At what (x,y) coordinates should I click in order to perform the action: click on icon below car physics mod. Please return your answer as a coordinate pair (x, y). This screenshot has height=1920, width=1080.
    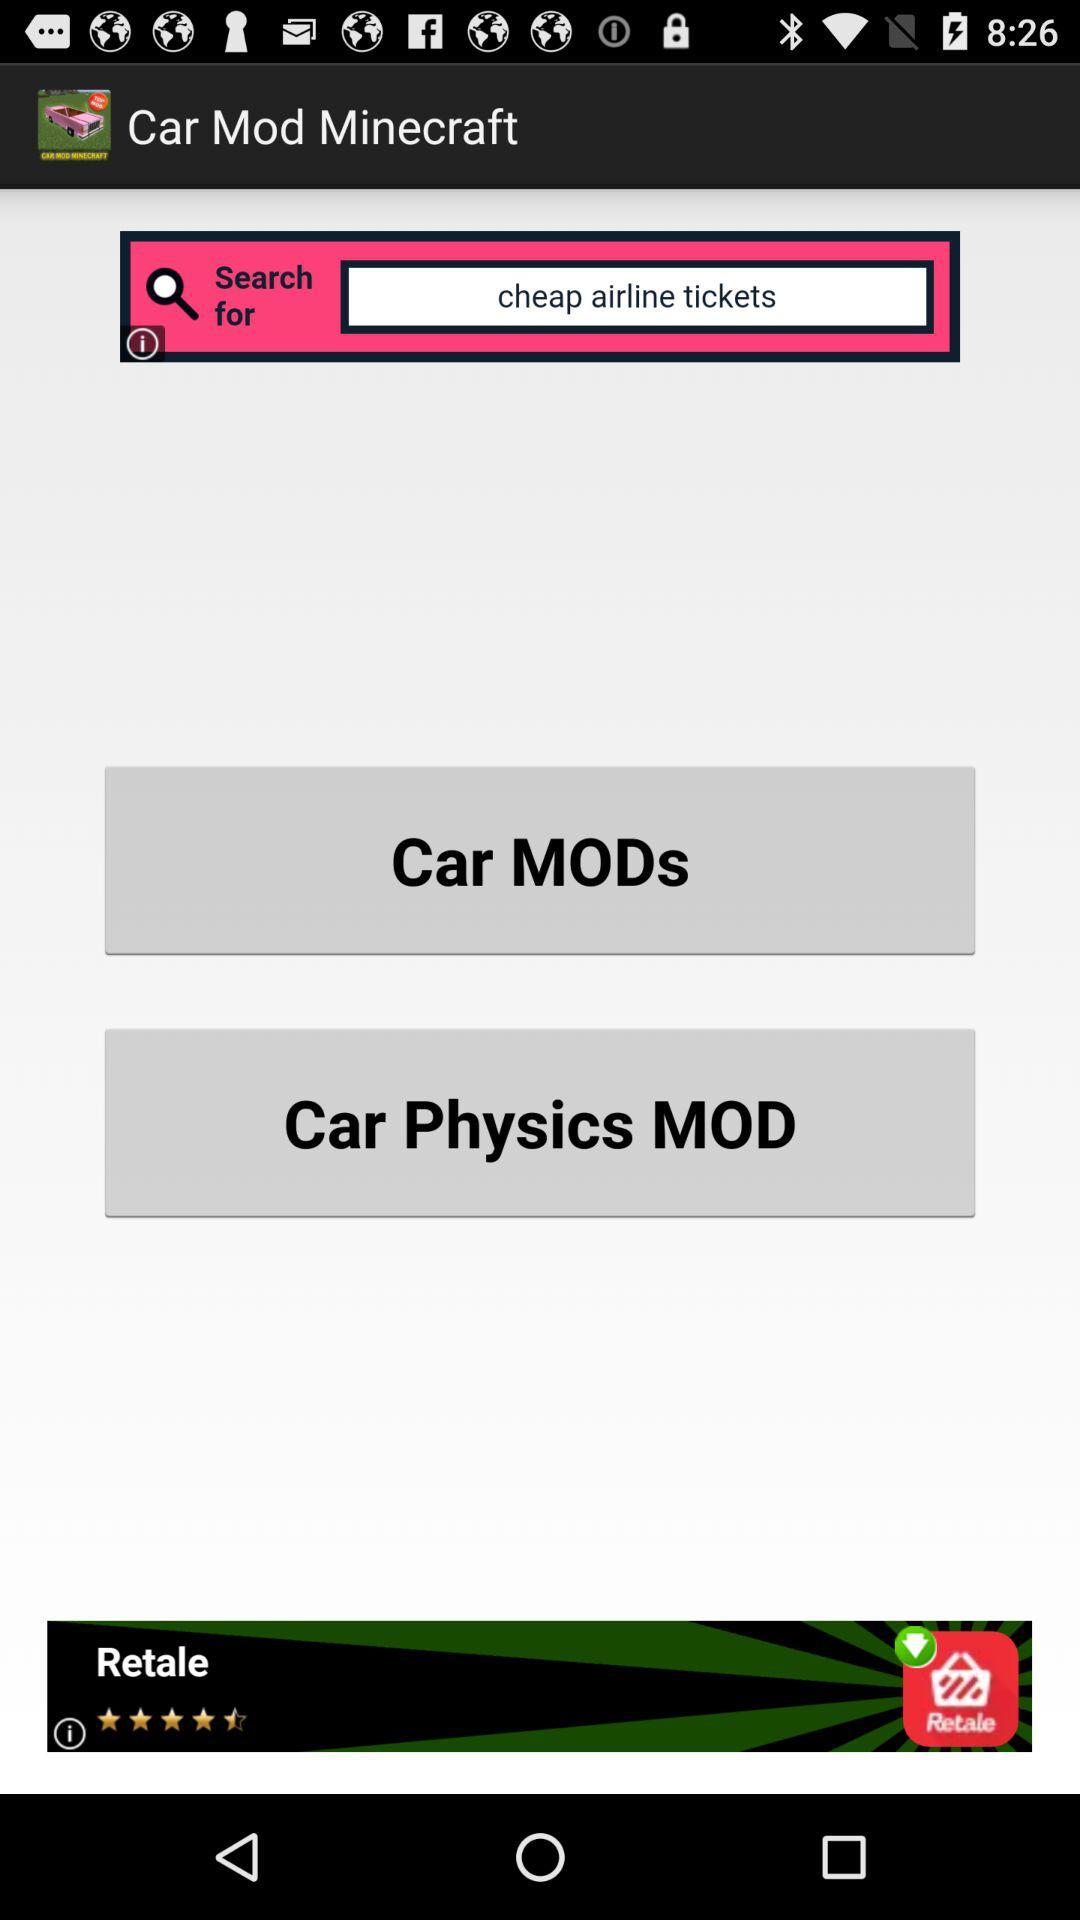
    Looking at the image, I should click on (538, 1685).